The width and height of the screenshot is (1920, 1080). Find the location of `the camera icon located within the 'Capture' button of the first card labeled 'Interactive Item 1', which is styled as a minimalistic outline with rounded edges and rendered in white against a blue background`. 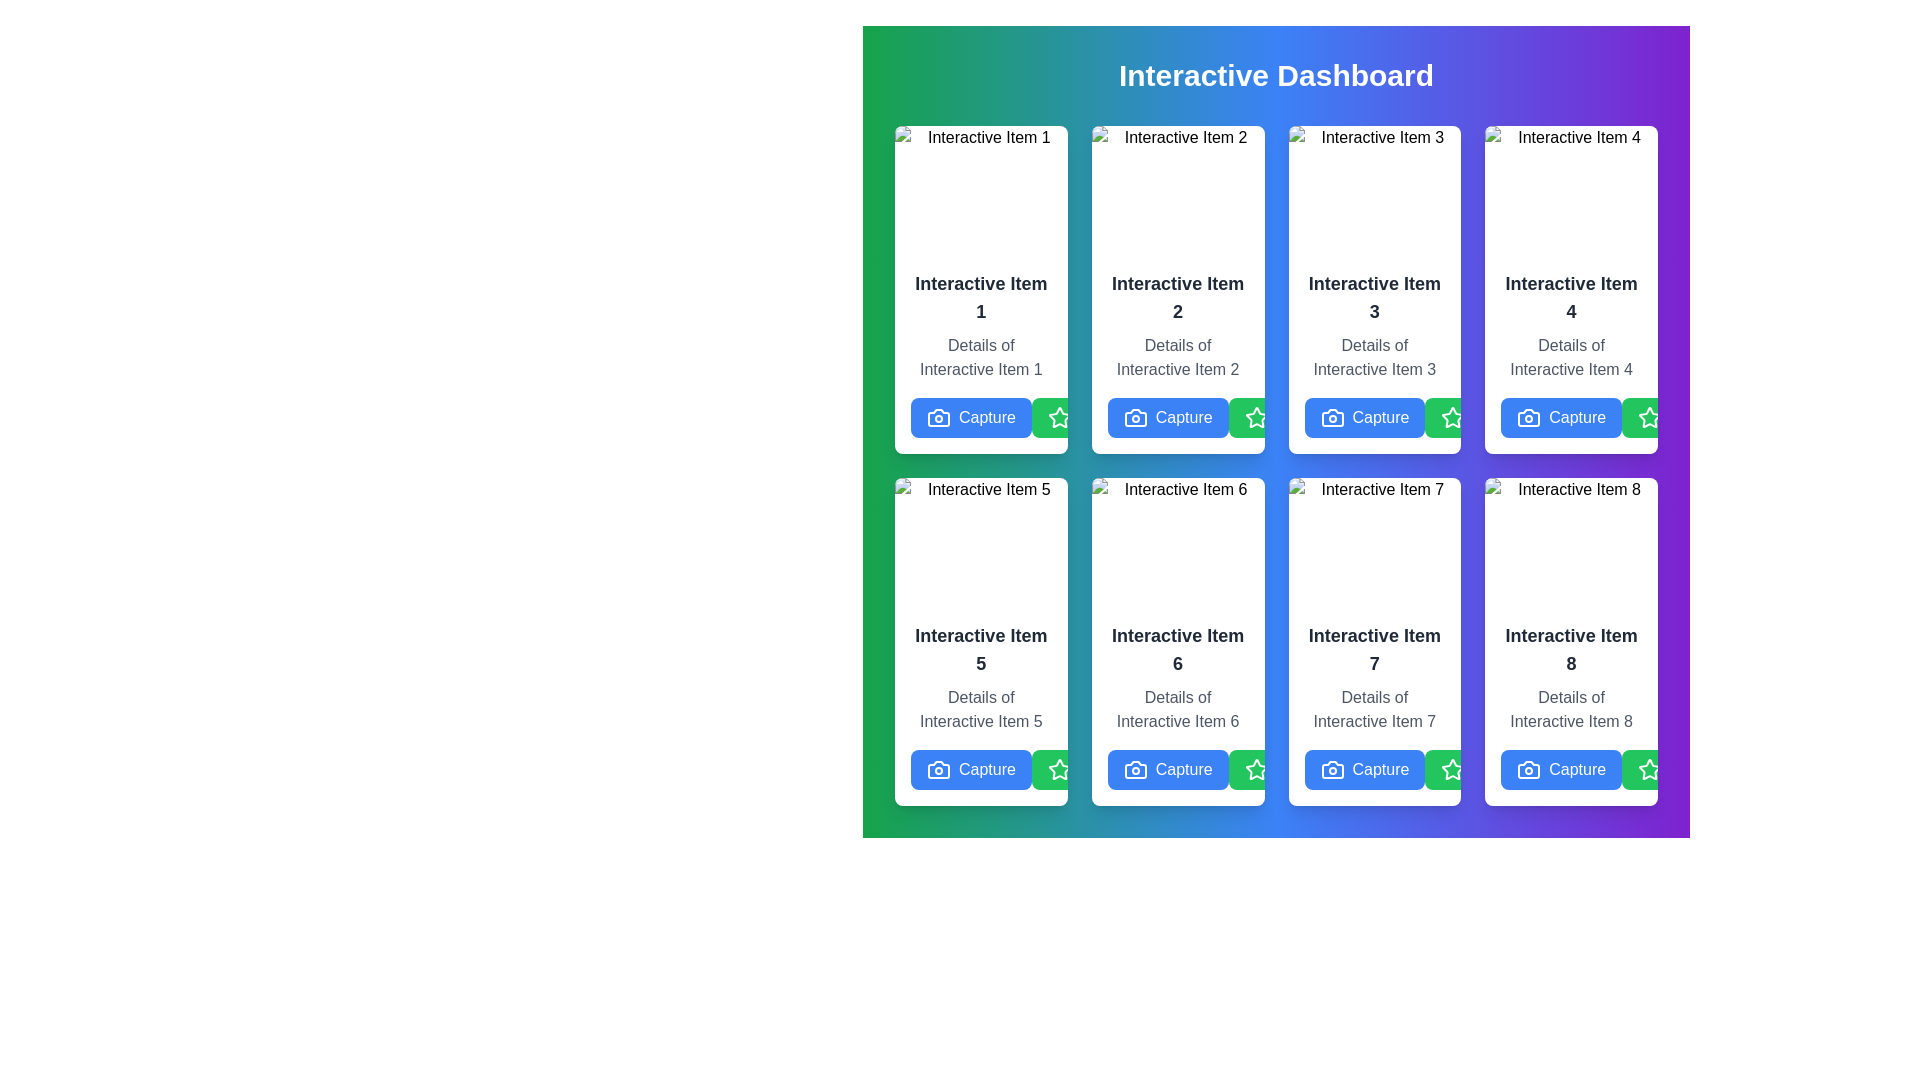

the camera icon located within the 'Capture' button of the first card labeled 'Interactive Item 1', which is styled as a minimalistic outline with rounded edges and rendered in white against a blue background is located at coordinates (938, 416).